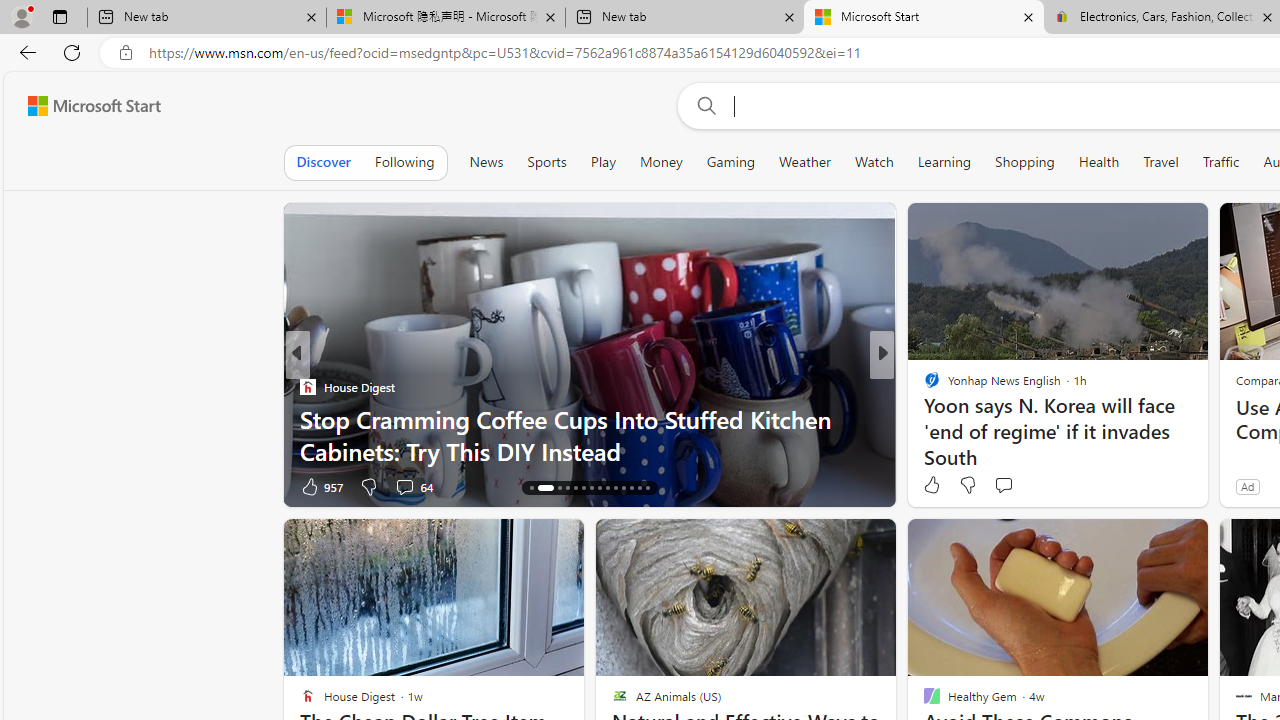  What do you see at coordinates (922, 387) in the screenshot?
I see `'TheStreet'` at bounding box center [922, 387].